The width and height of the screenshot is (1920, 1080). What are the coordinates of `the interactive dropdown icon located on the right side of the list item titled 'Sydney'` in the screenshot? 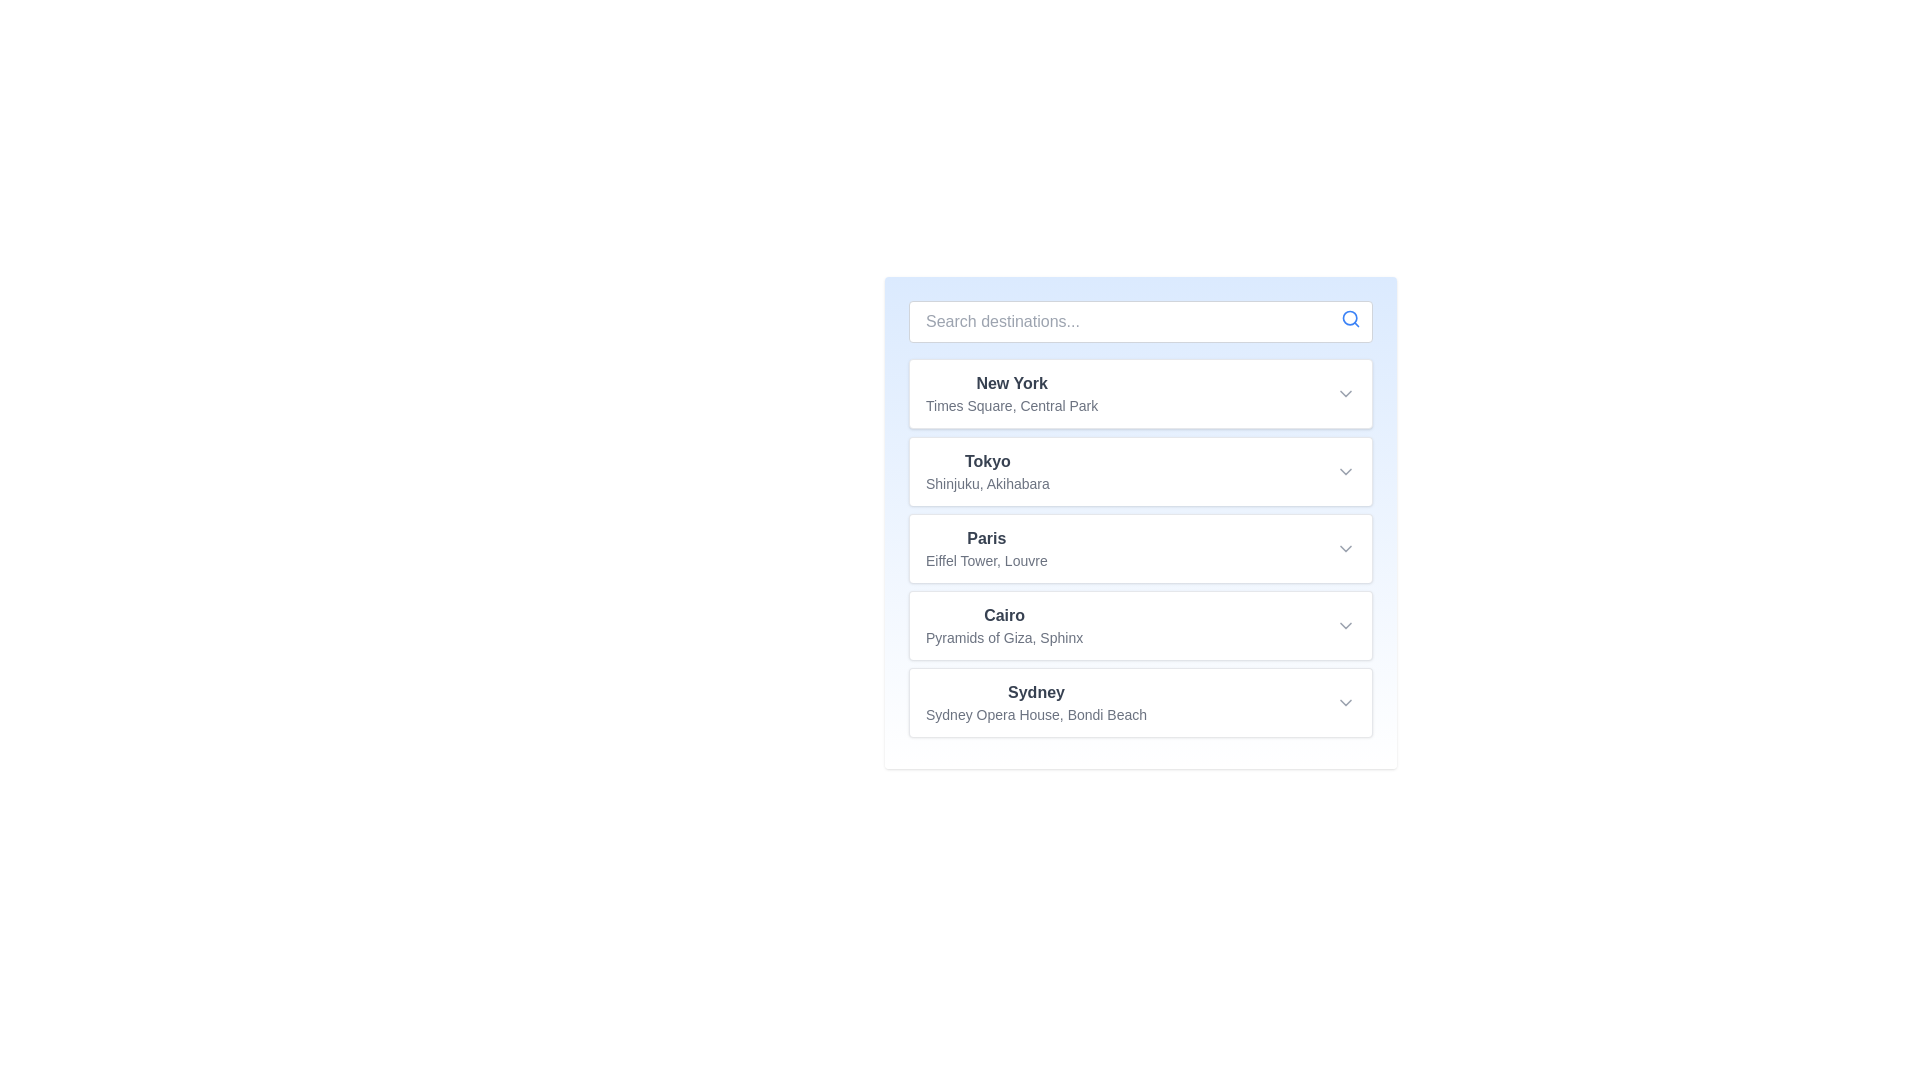 It's located at (1345, 701).